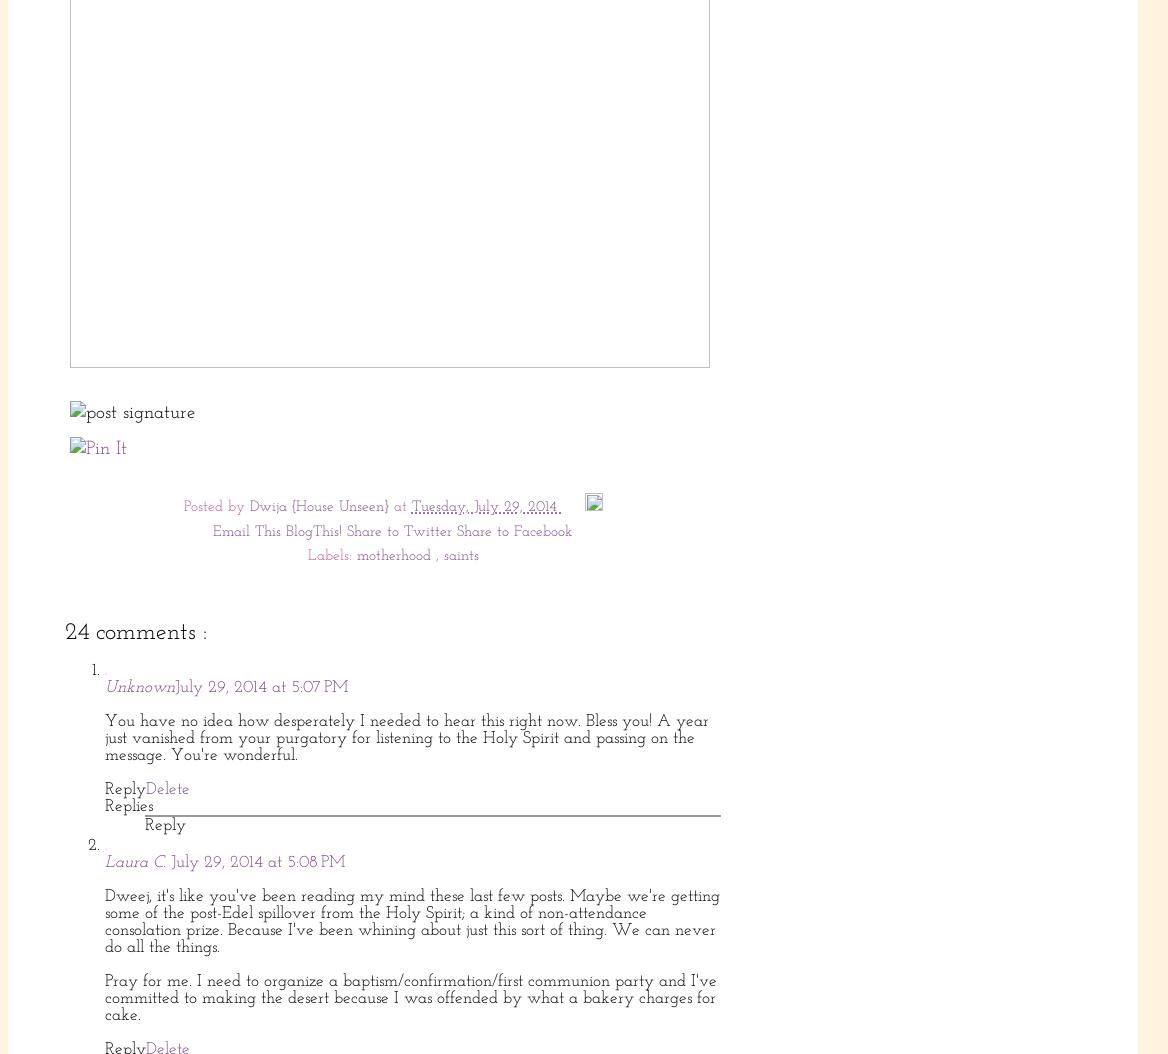 This screenshot has width=1168, height=1054. I want to click on 'Share to Twitter', so click(347, 531).